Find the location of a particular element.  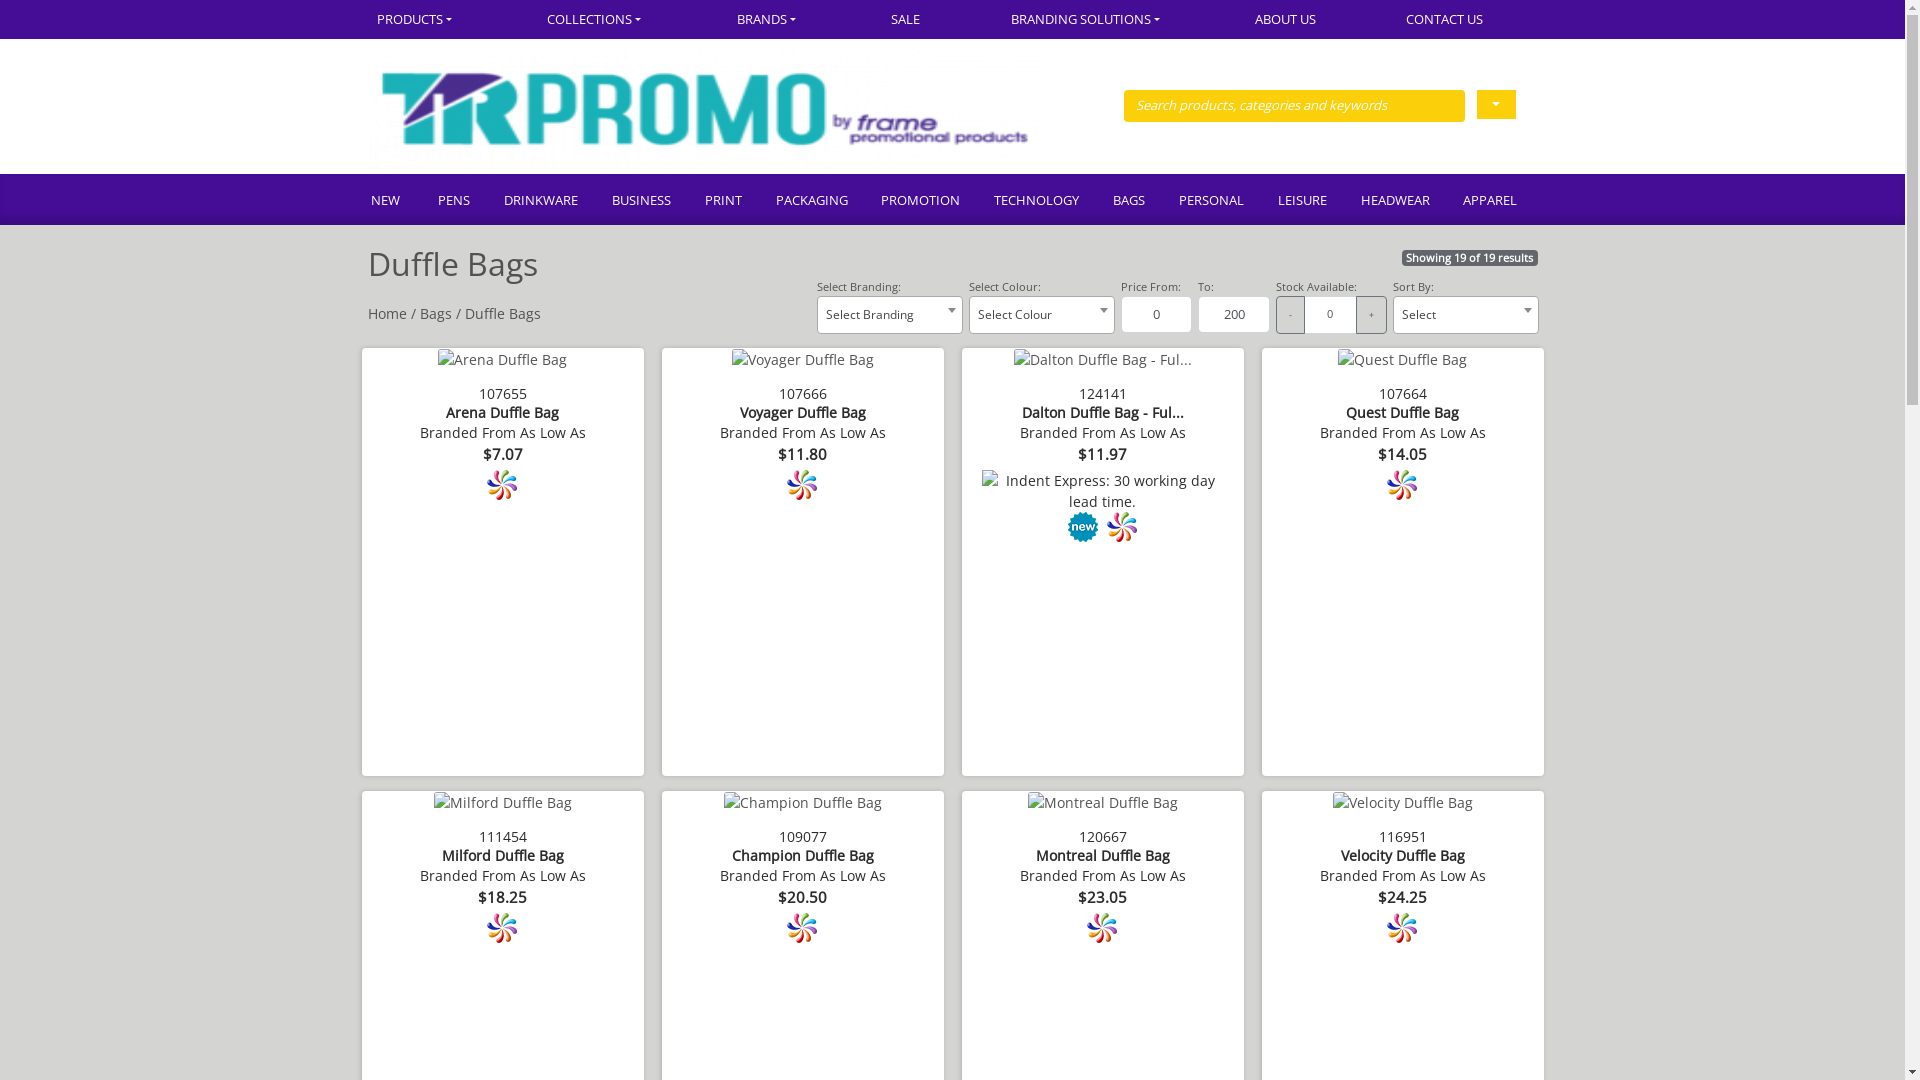

'PERSONAL' is located at coordinates (1209, 201).